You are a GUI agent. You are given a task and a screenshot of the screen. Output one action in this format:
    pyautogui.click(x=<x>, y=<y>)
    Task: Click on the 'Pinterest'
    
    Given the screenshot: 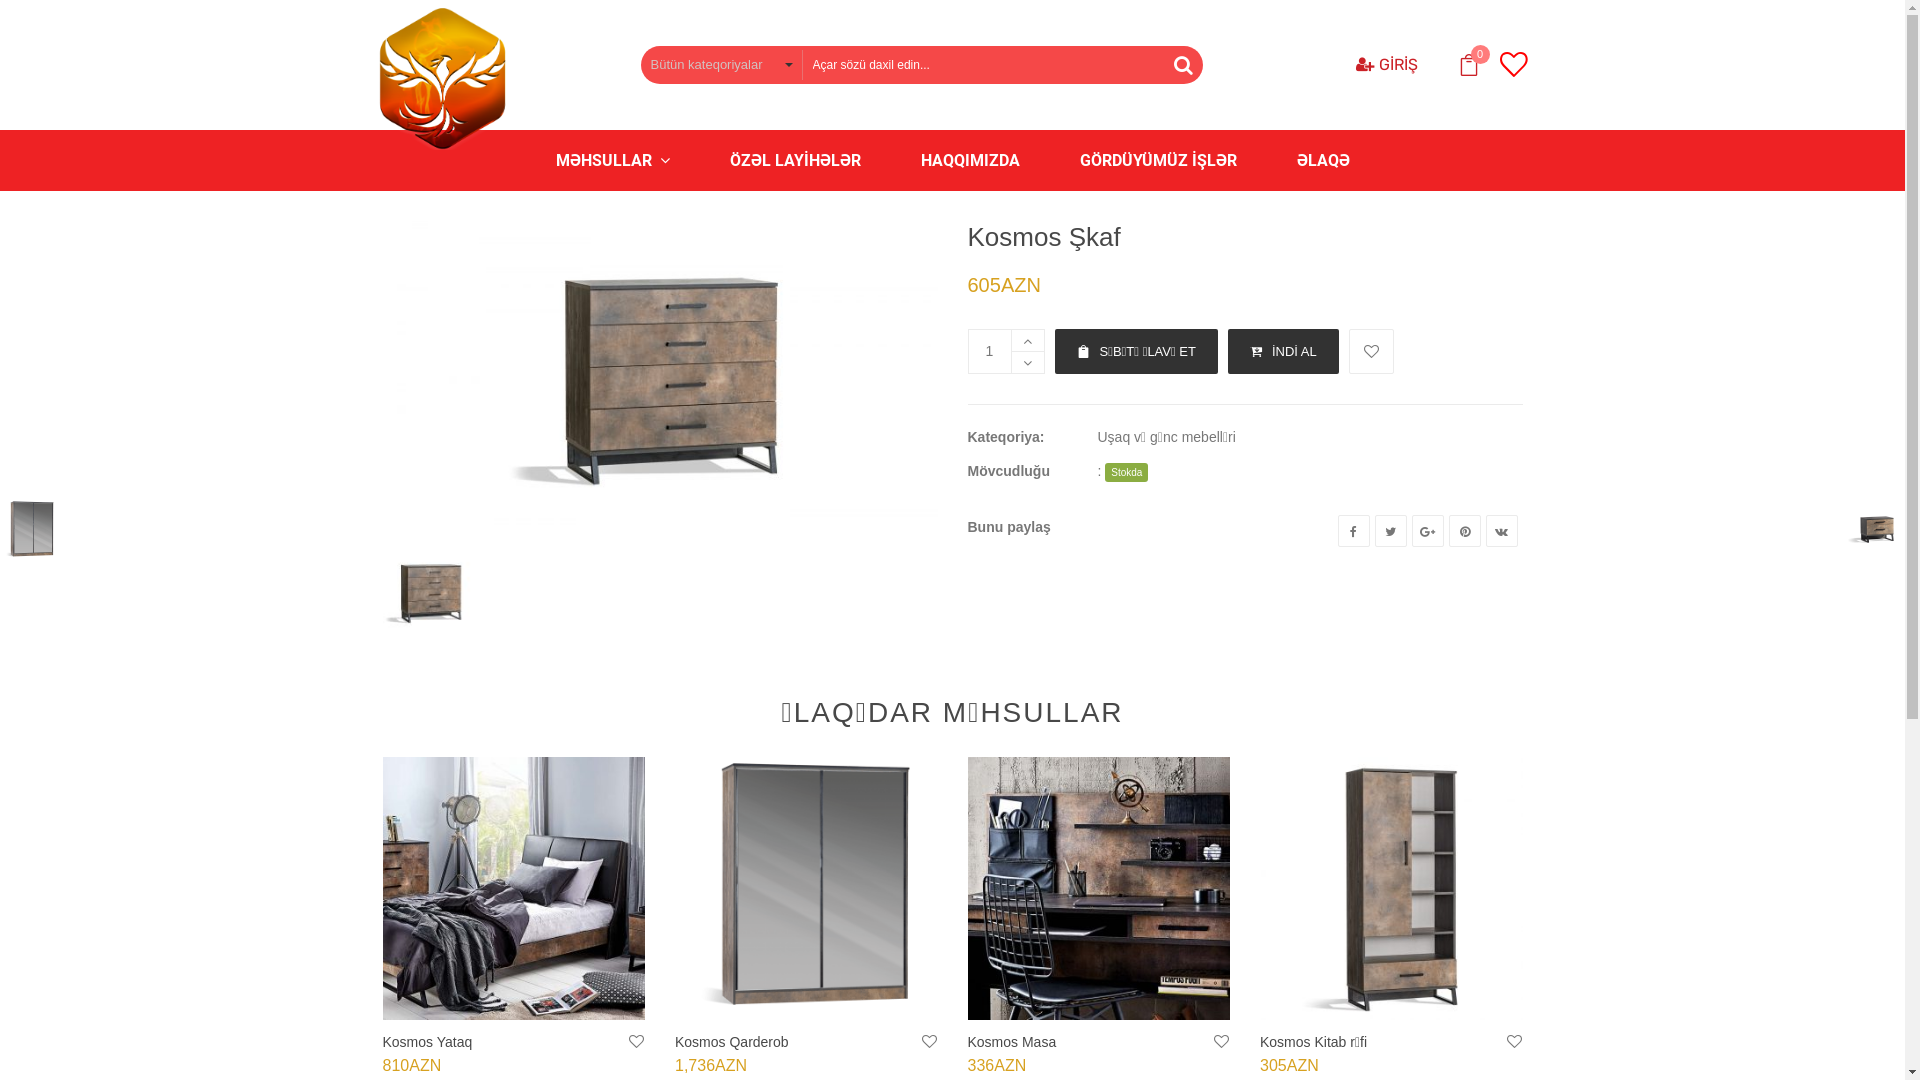 What is the action you would take?
    pyautogui.click(x=1464, y=530)
    